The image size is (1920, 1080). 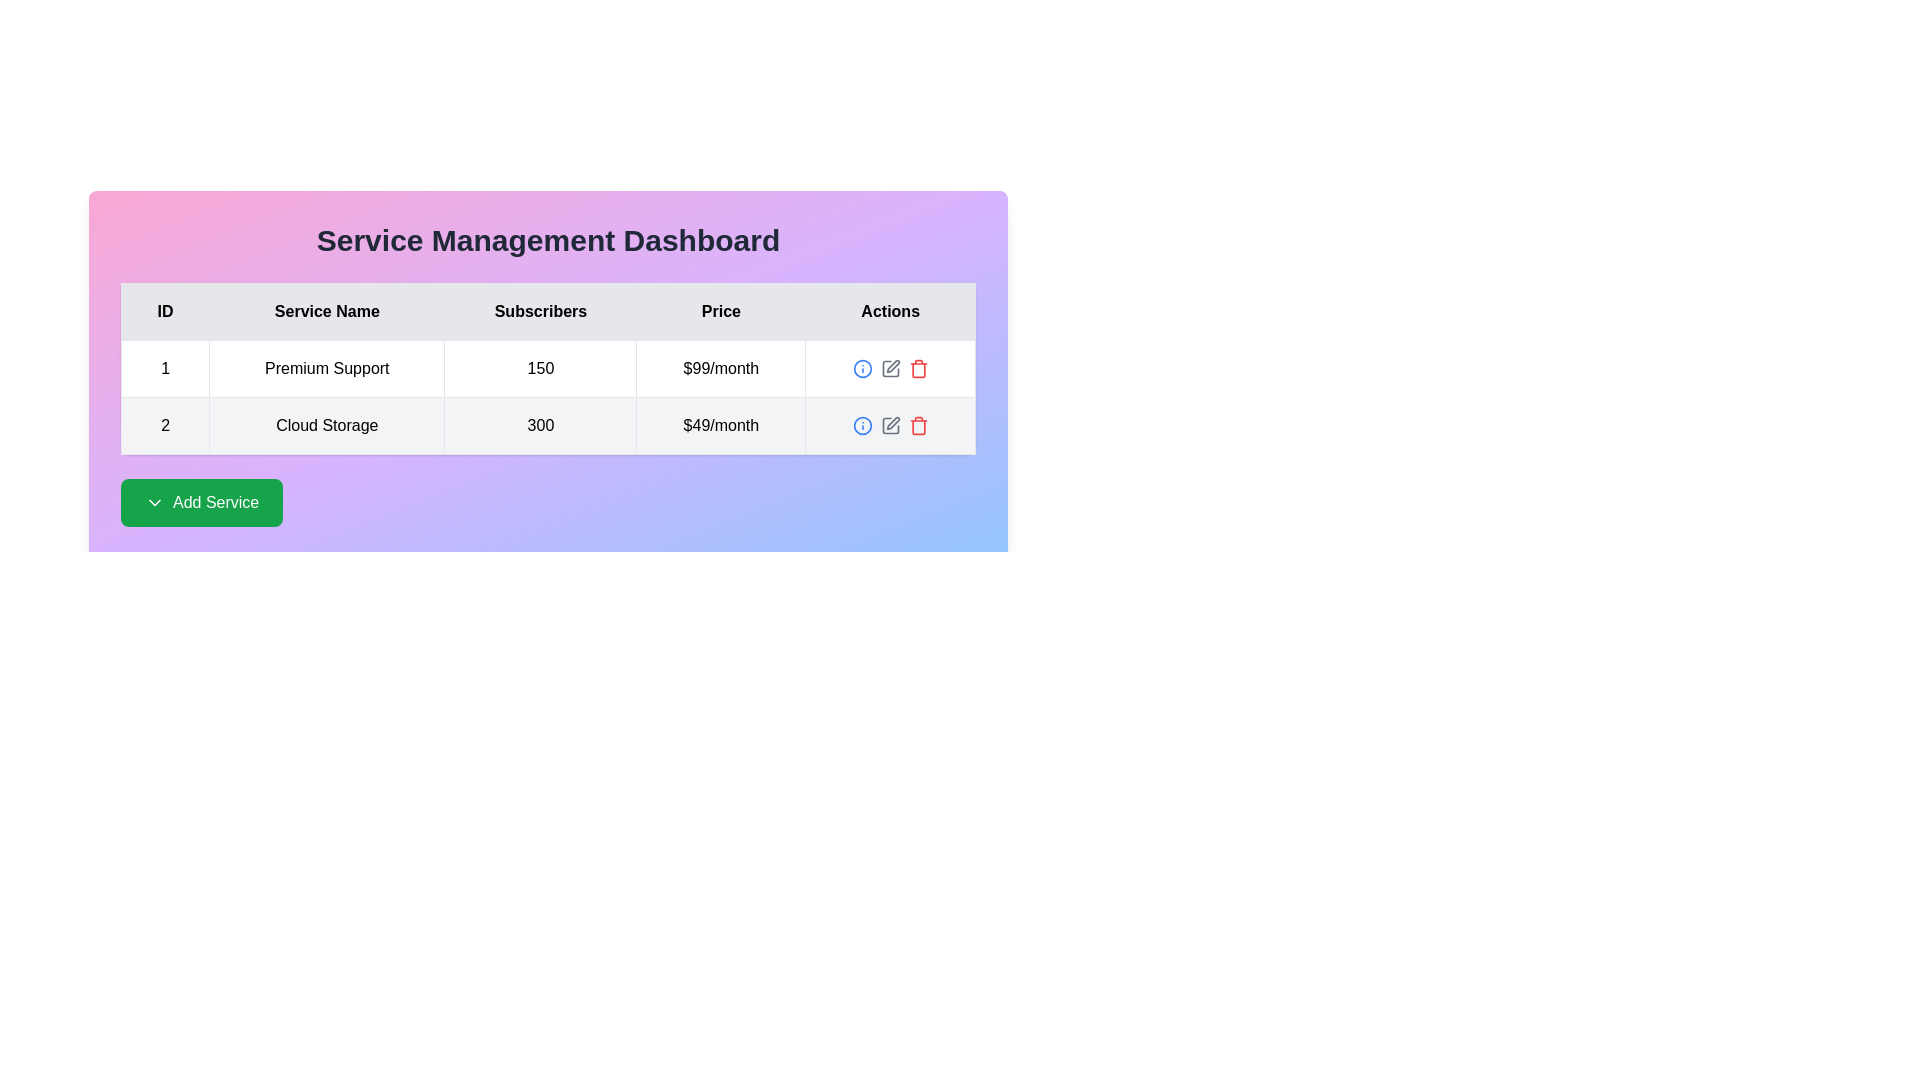 I want to click on the table cell displaying 'Cloud Storage' which is in the second row of the 'Service Name' column, so click(x=327, y=424).